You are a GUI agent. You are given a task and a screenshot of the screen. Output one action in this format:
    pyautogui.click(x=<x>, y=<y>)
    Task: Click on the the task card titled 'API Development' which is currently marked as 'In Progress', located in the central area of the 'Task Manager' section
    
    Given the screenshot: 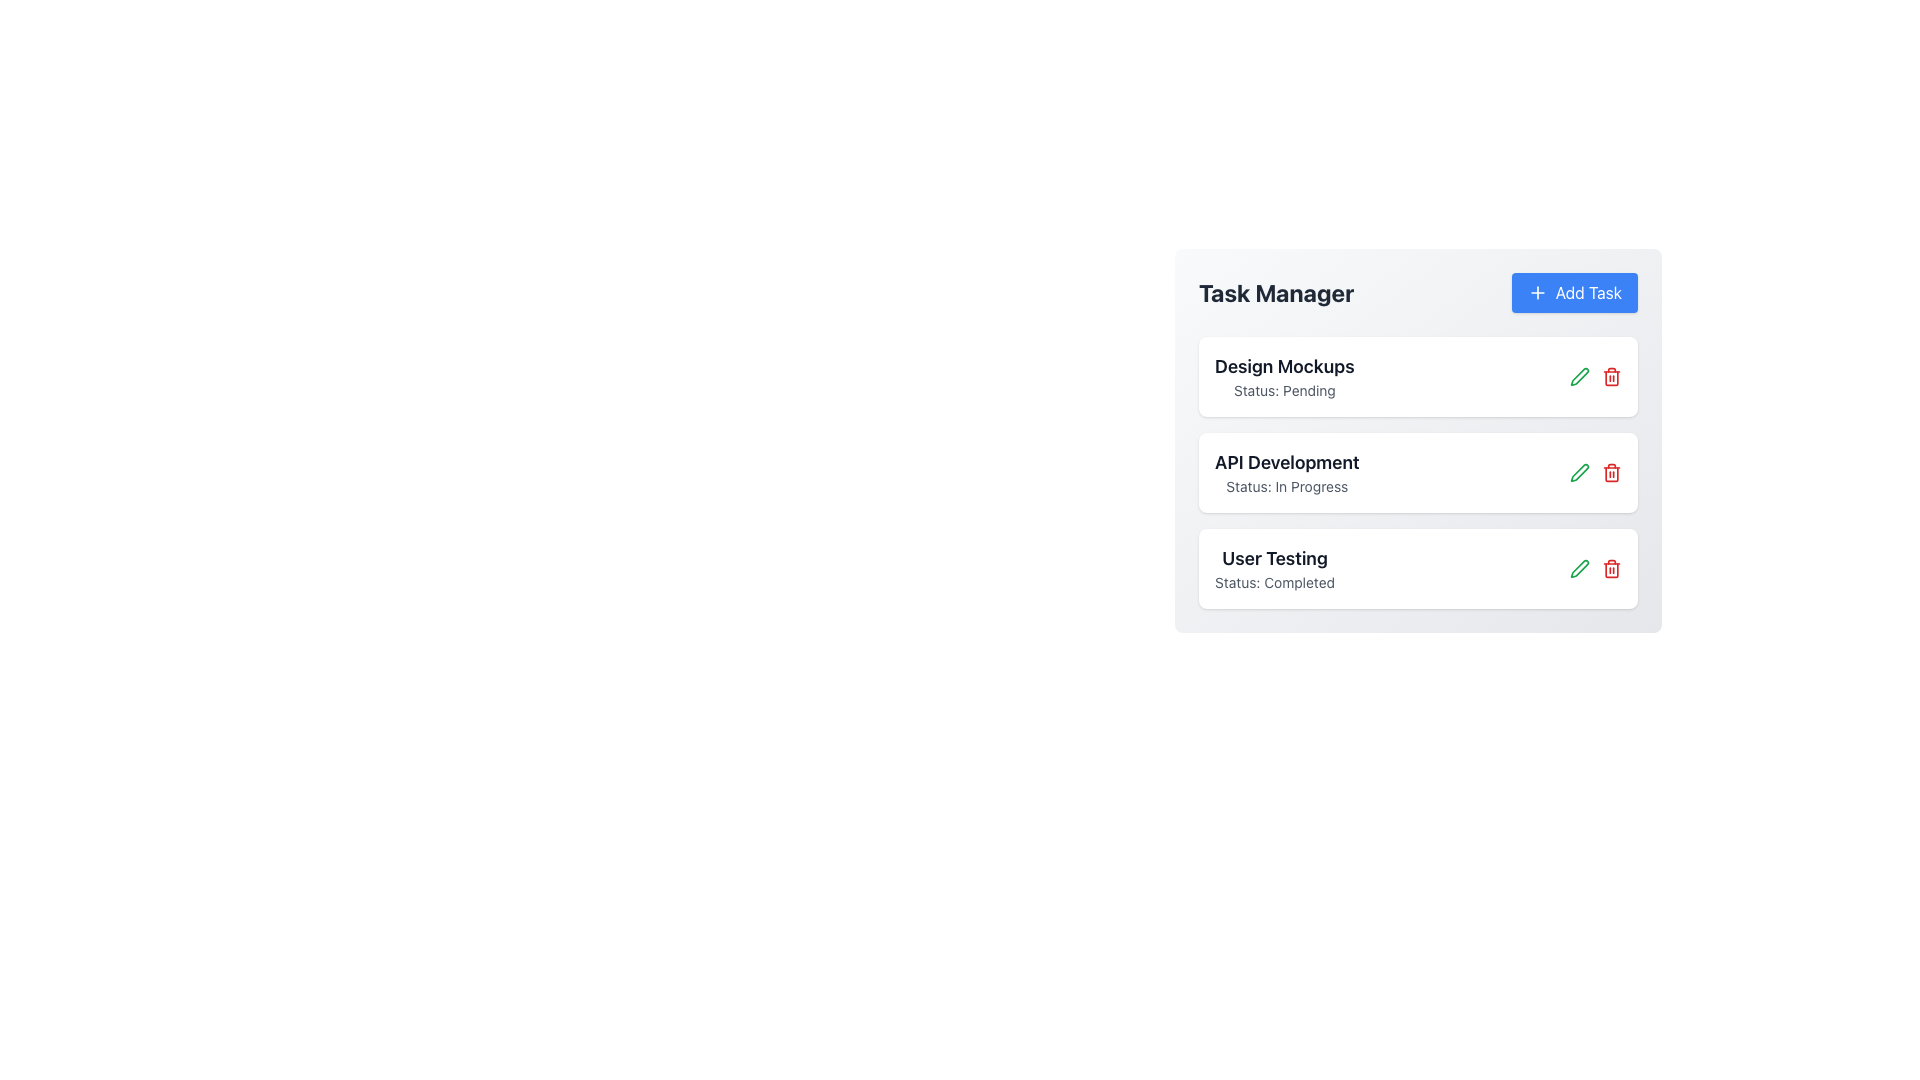 What is the action you would take?
    pyautogui.click(x=1417, y=473)
    